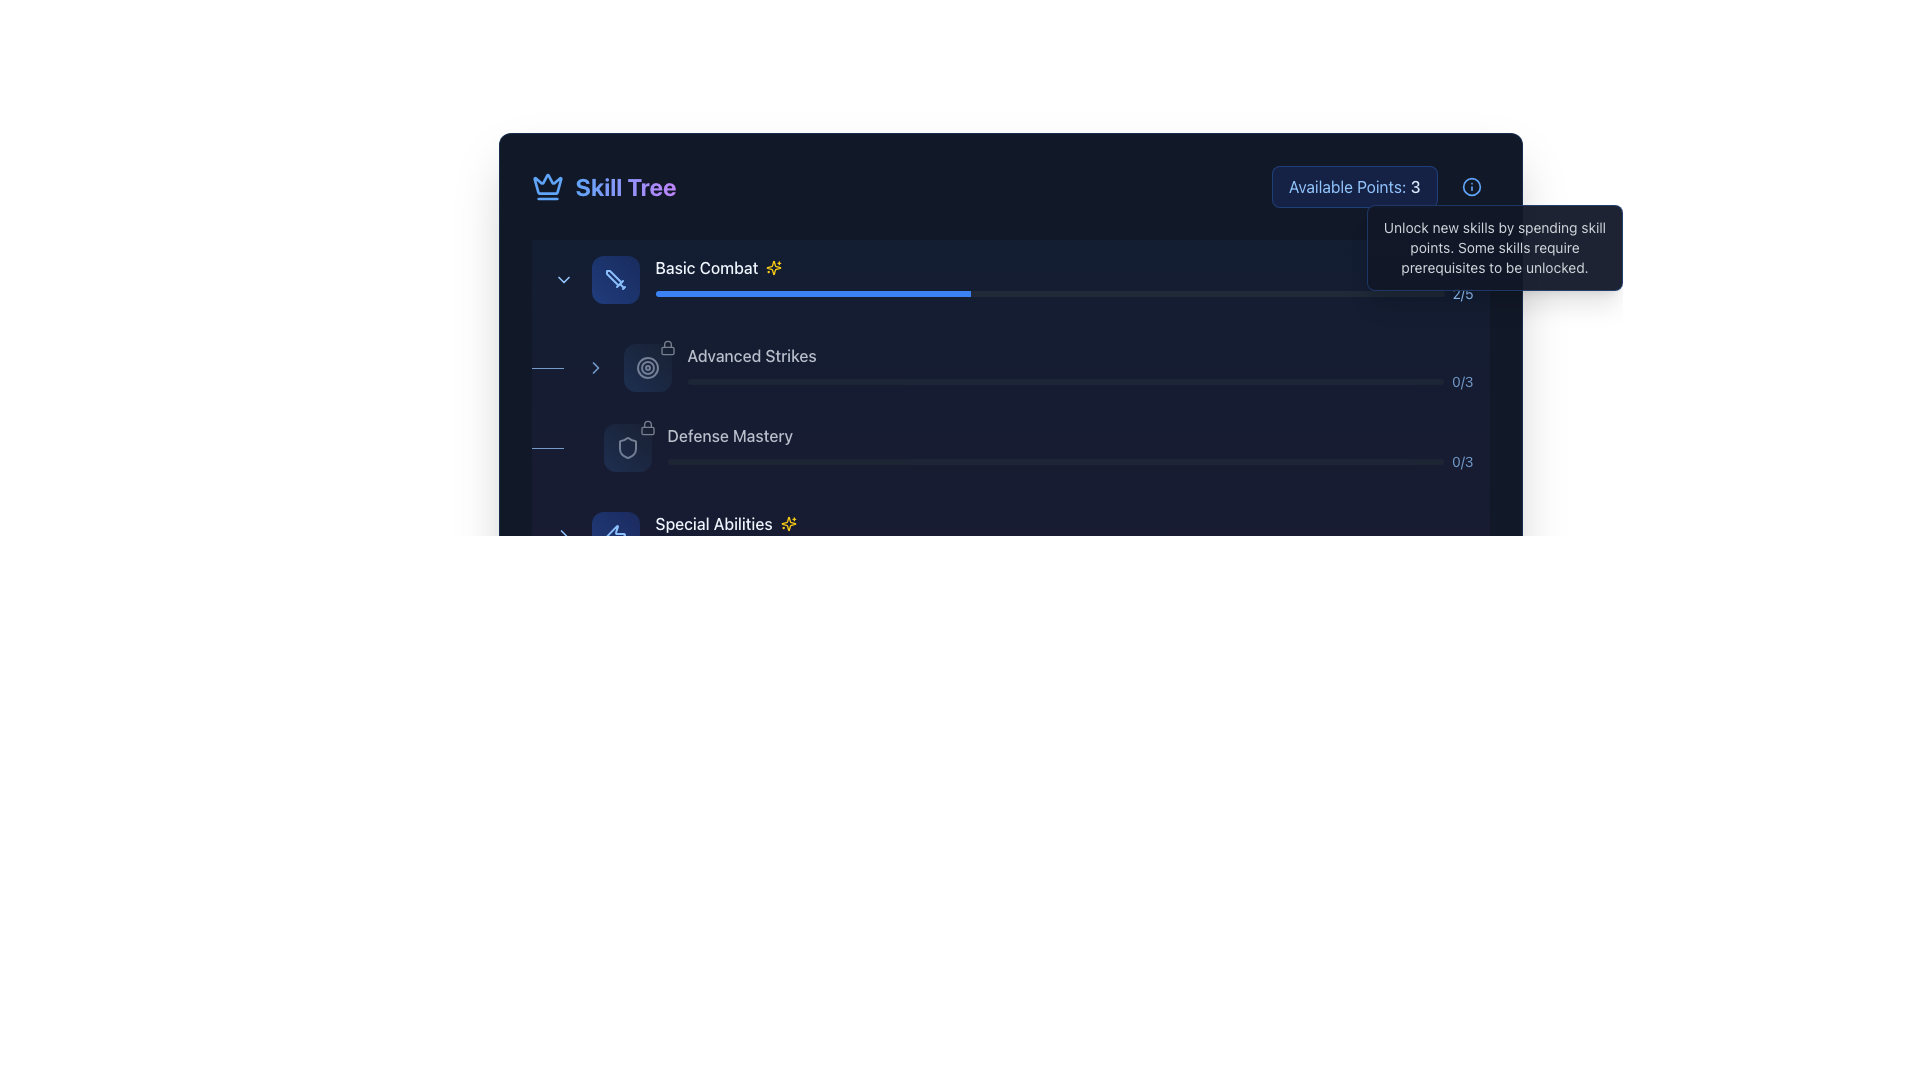  Describe the element at coordinates (1069, 446) in the screenshot. I see `the 'Defense Mastery' skill indicator, which shows its title and current progress, located in the third entry of the skill list between 'Advanced Strikes' and 'Special Abilities'` at that location.